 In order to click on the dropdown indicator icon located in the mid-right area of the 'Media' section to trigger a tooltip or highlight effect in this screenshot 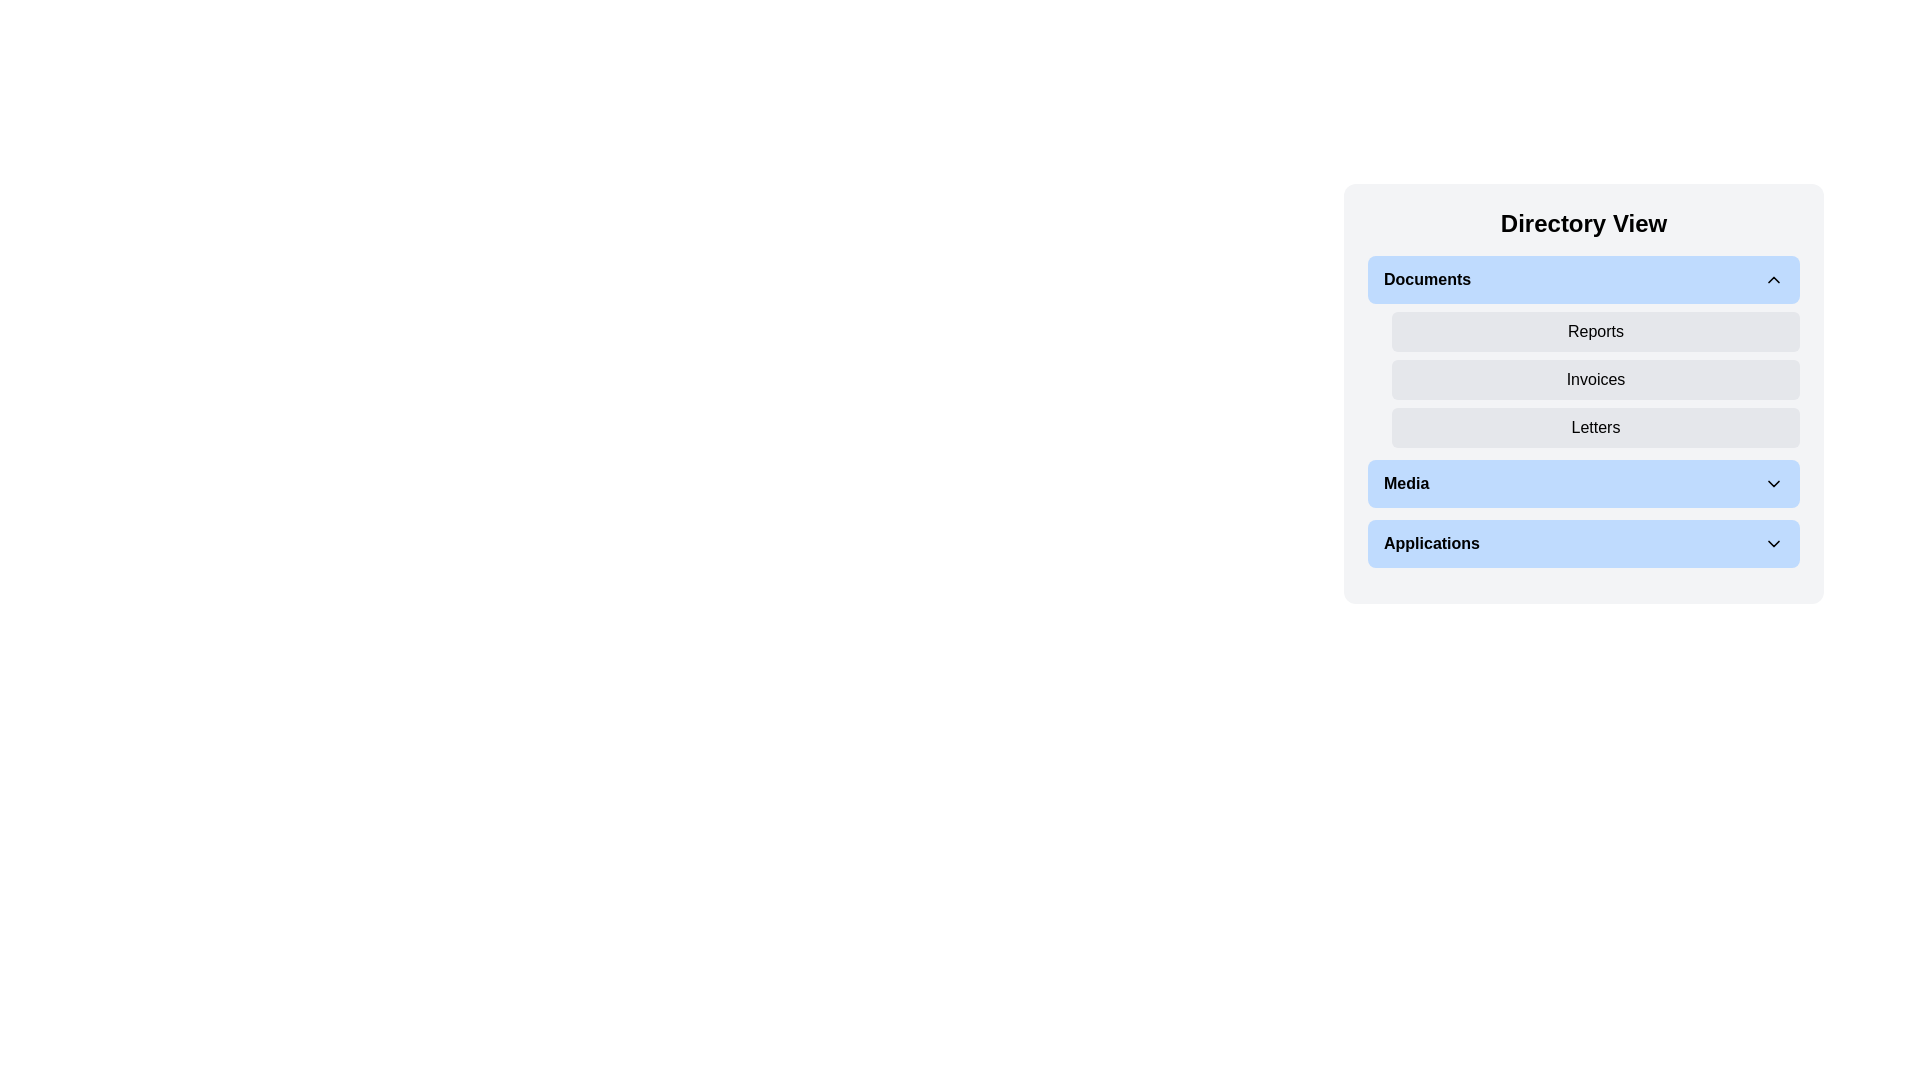, I will do `click(1774, 483)`.